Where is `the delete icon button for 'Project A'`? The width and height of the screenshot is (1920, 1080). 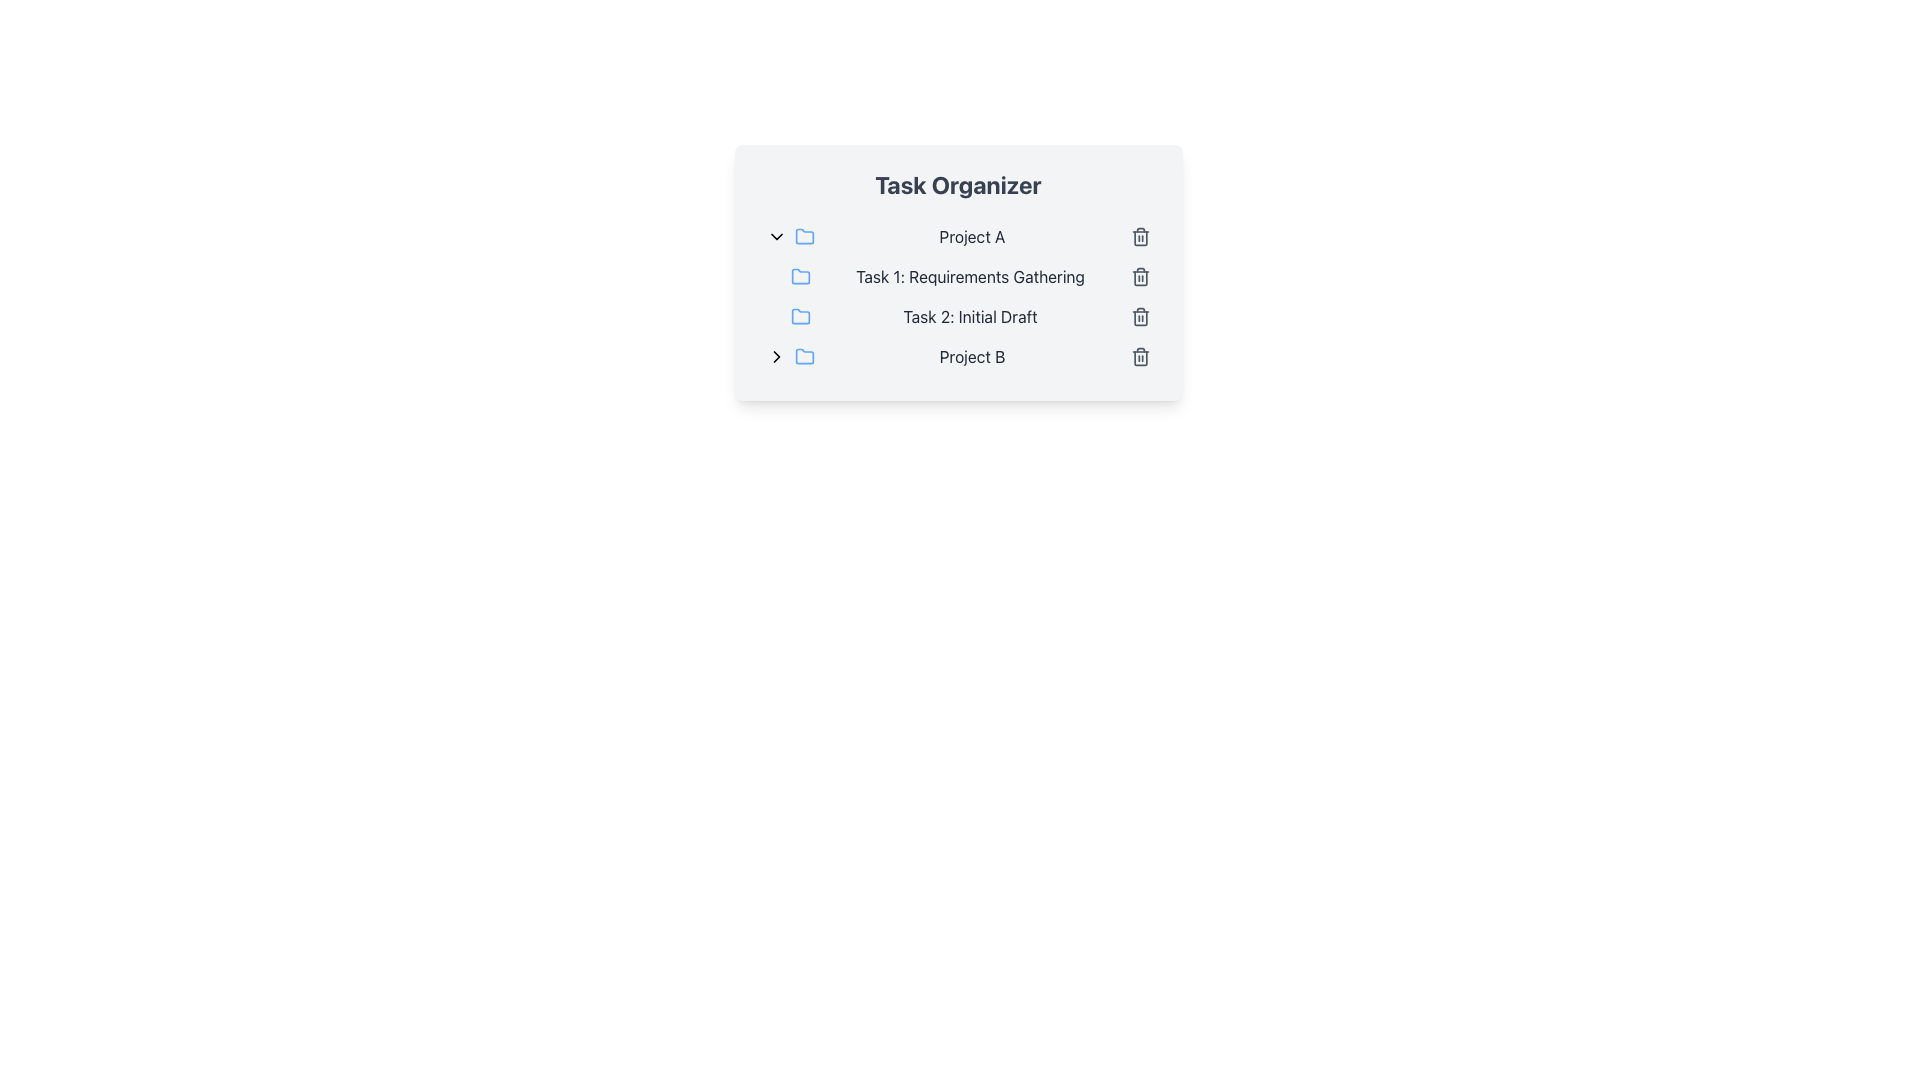 the delete icon button for 'Project A' is located at coordinates (1140, 235).